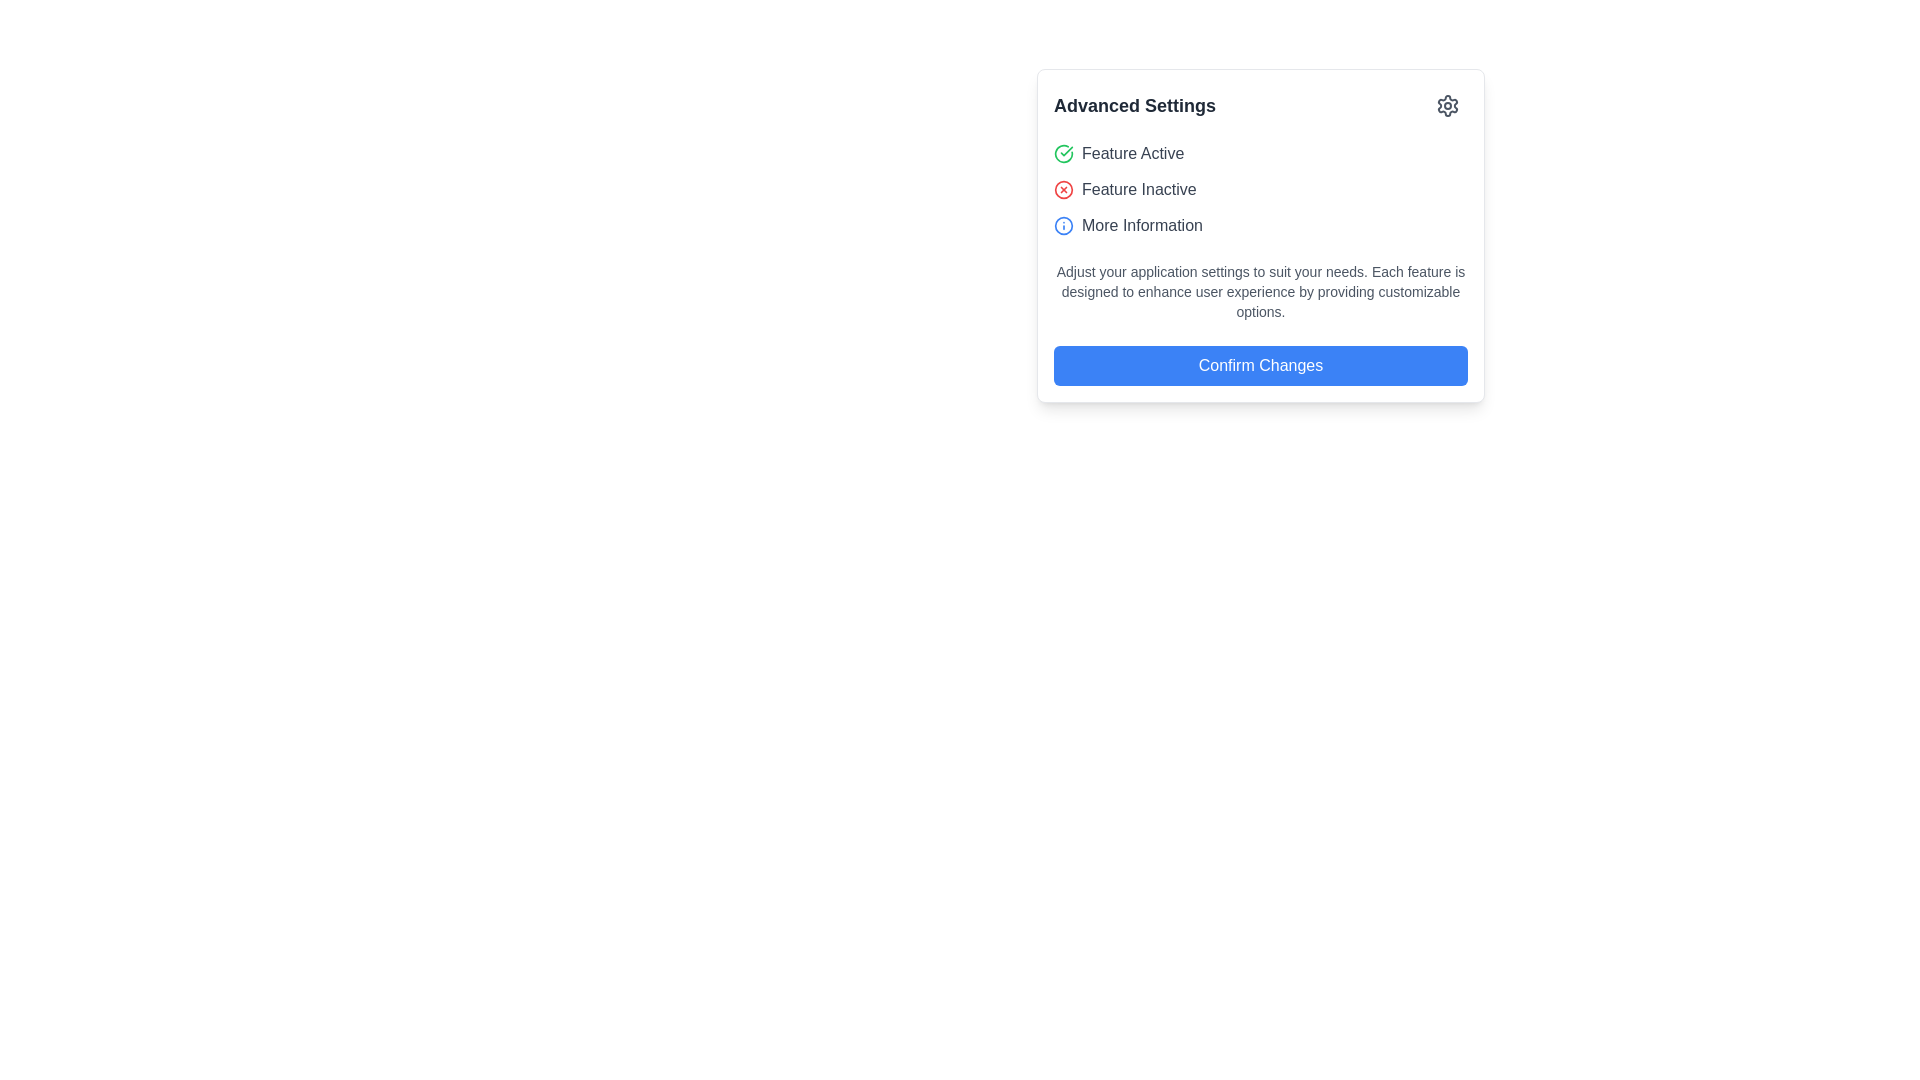 This screenshot has height=1080, width=1920. Describe the element at coordinates (1448, 105) in the screenshot. I see `the circular settings button with a gear-shaped icon located at the top-right corner of the 'Advanced Settings' panel` at that location.